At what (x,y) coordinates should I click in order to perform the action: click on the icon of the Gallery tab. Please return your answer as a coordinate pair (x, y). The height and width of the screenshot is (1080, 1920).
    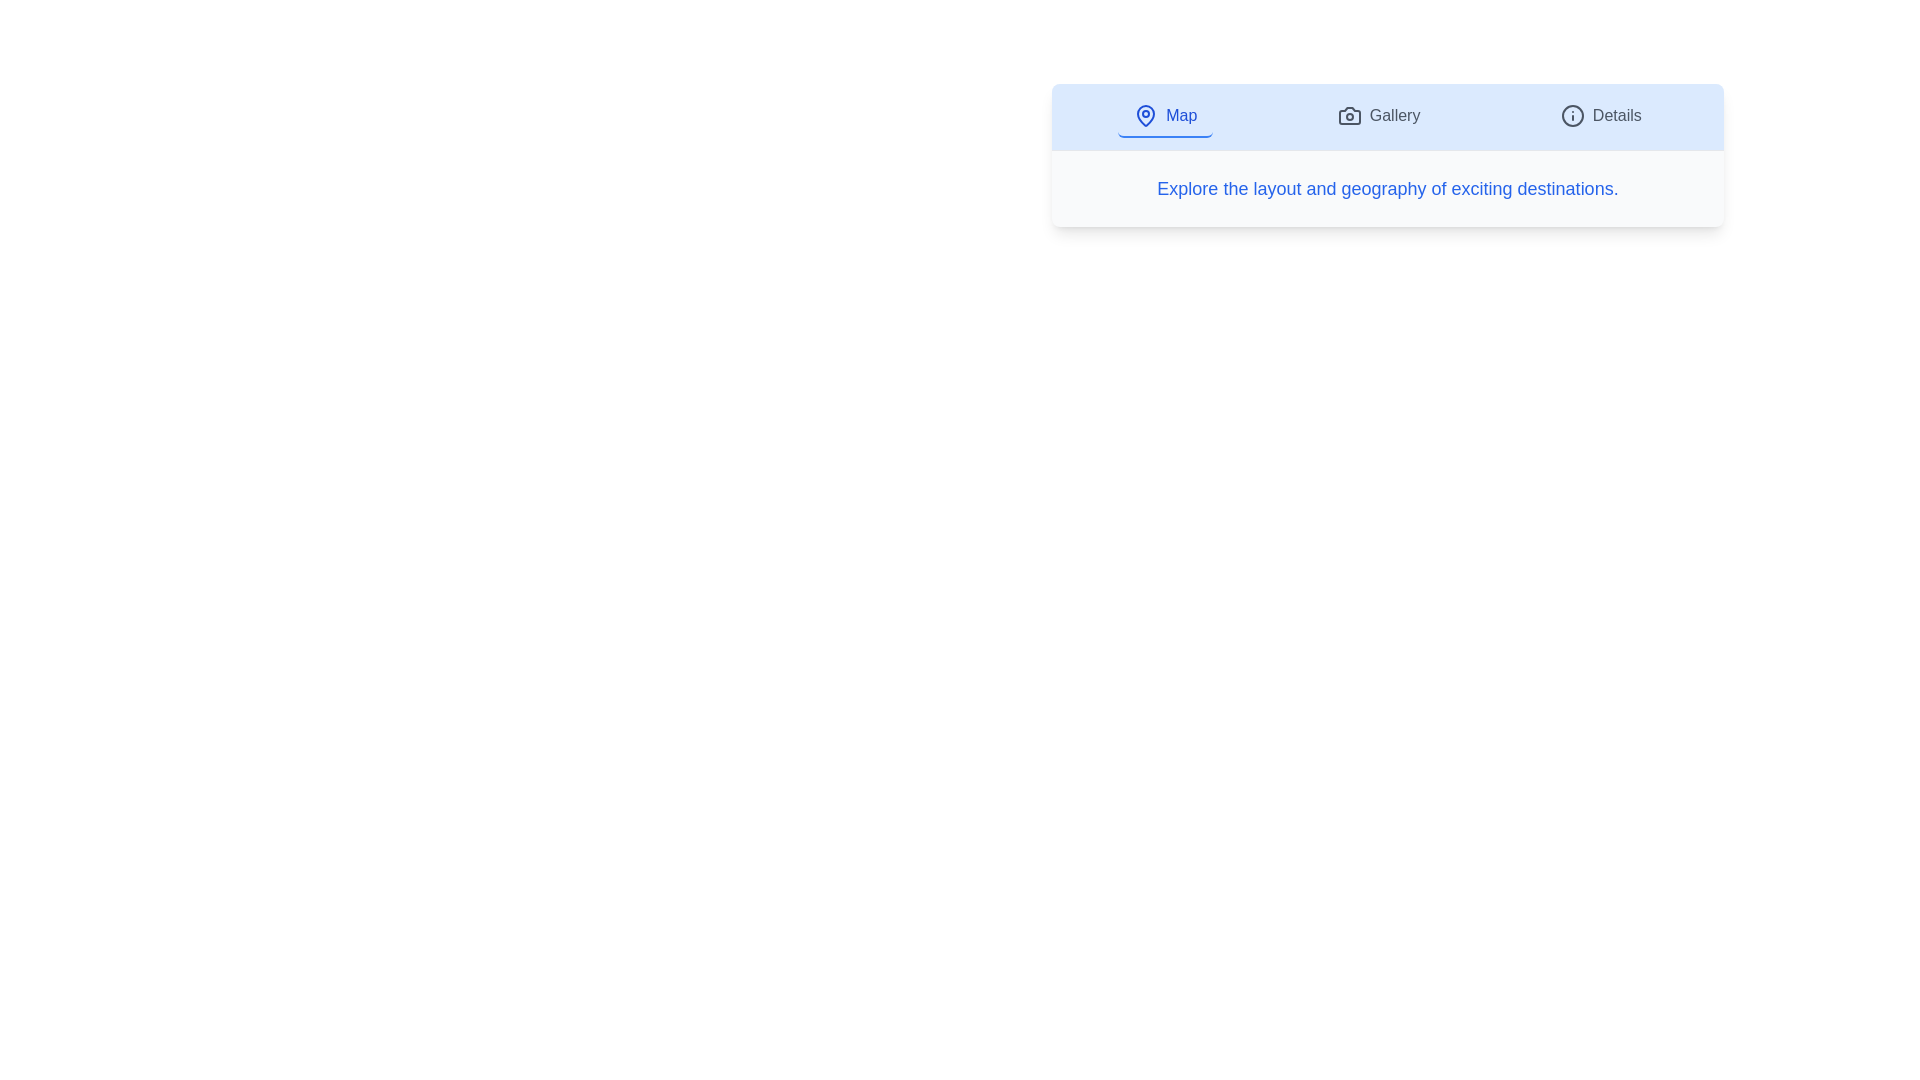
    Looking at the image, I should click on (1349, 115).